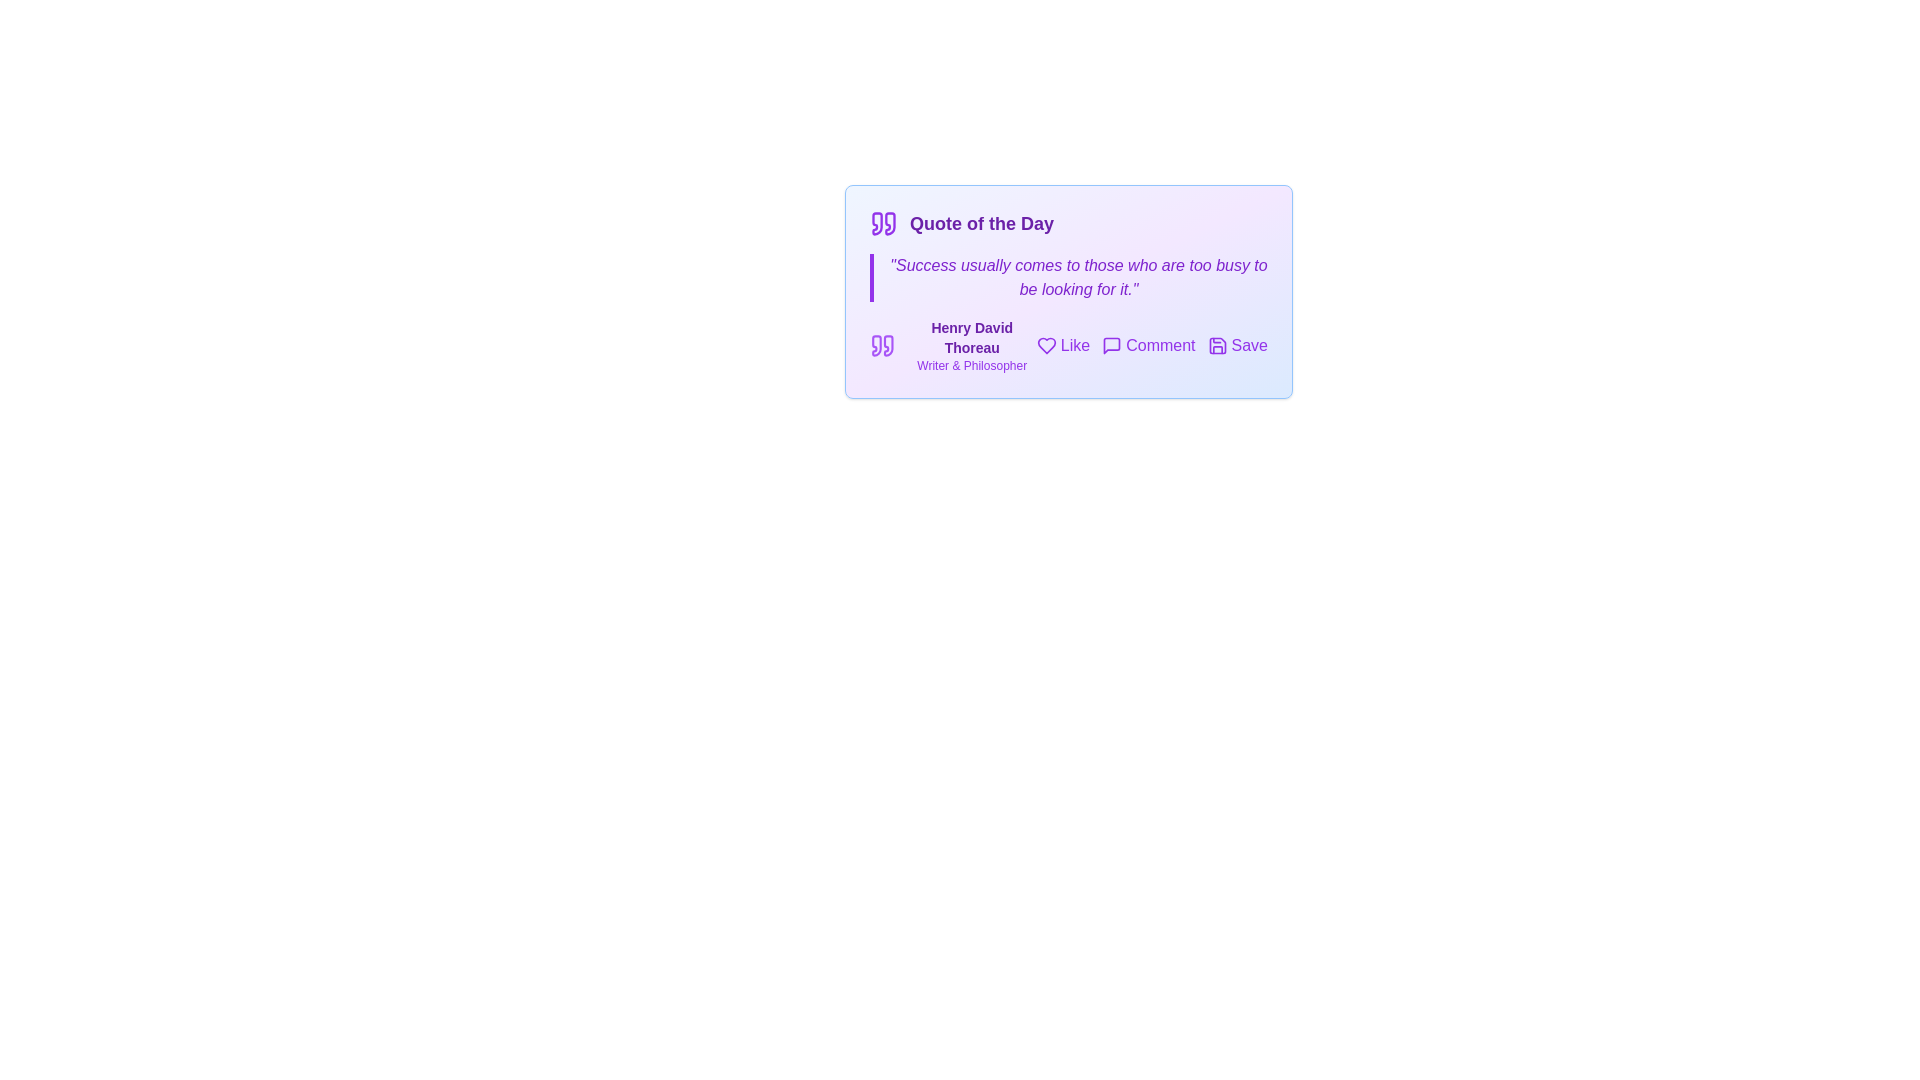  Describe the element at coordinates (1248, 345) in the screenshot. I see `the 'Save' button with purple text located in the bottom-right corner of the card section, adjacent to the 'Comment' and 'Like' buttons` at that location.